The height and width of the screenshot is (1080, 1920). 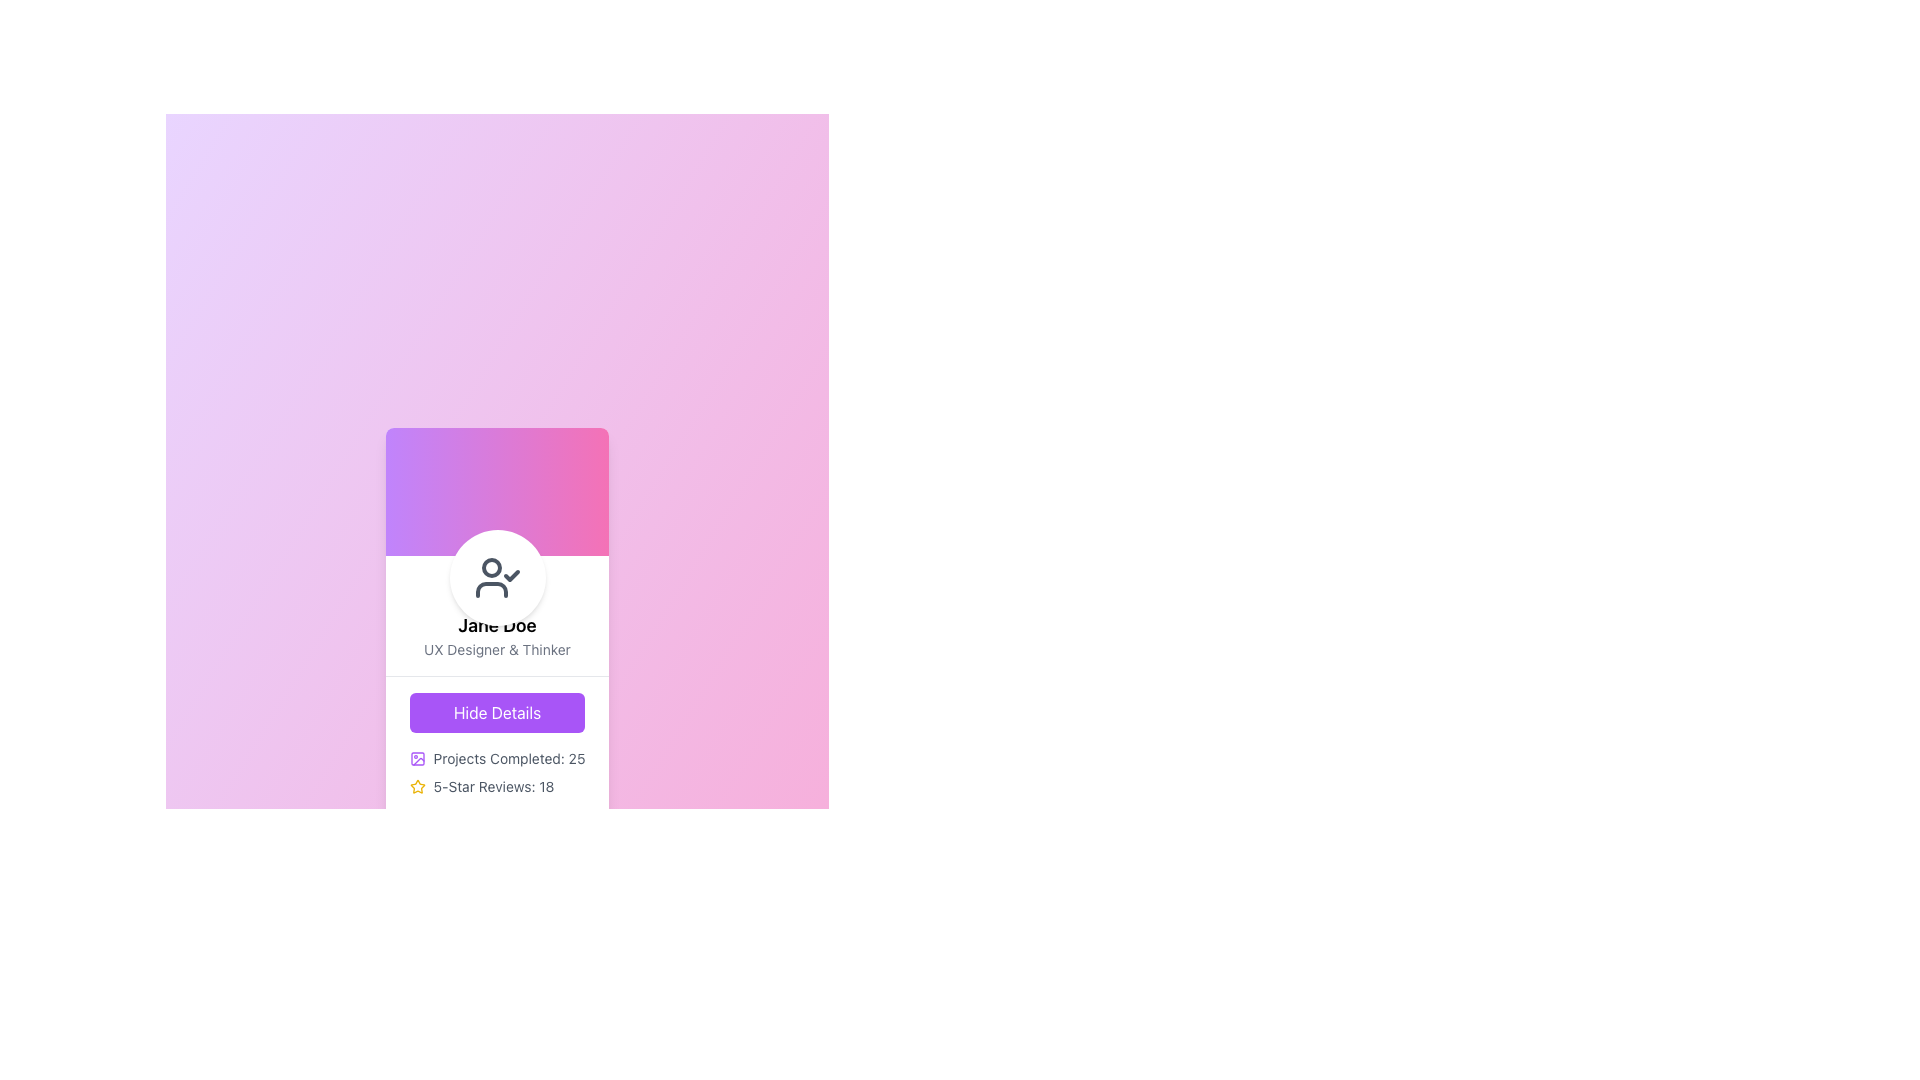 I want to click on the 'Hide Details' button with a purple background and white text located at the bottom of the card component, so click(x=497, y=744).